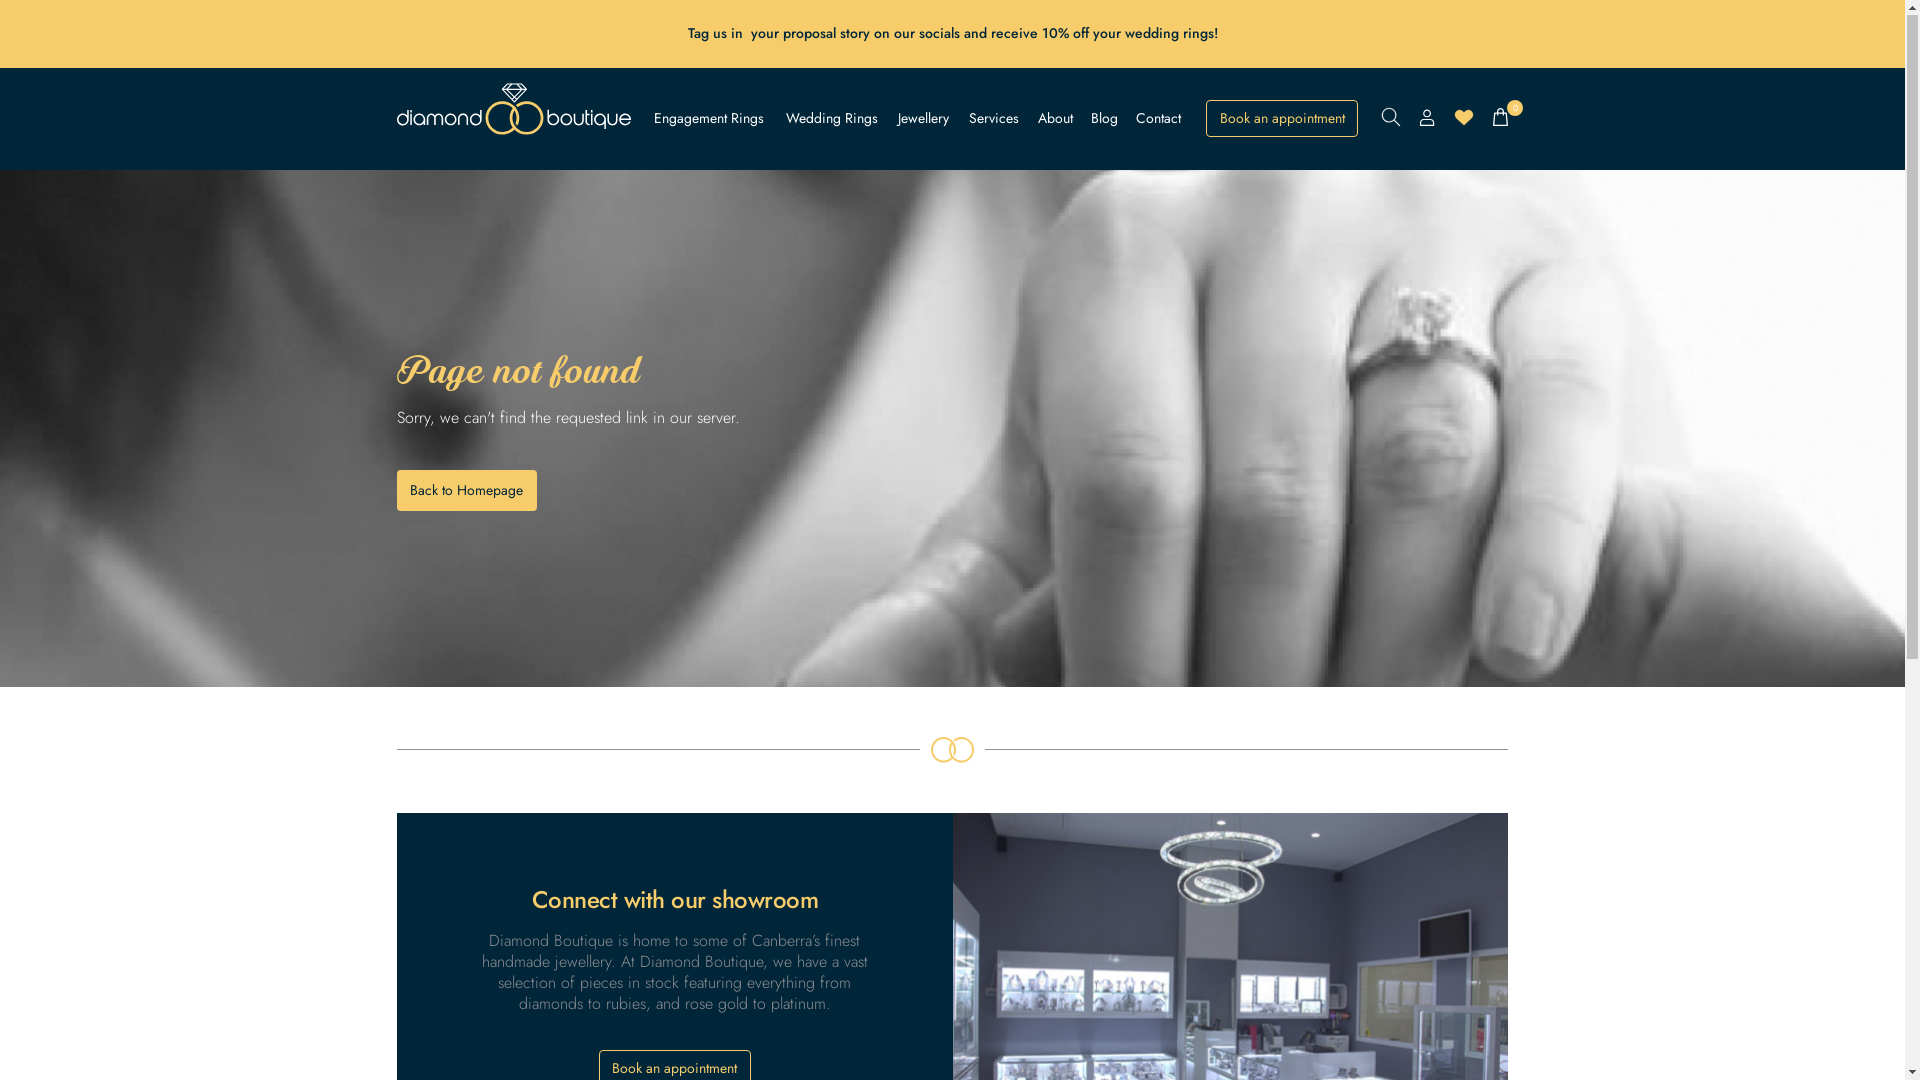  Describe the element at coordinates (1158, 119) in the screenshot. I see `'Contact'` at that location.